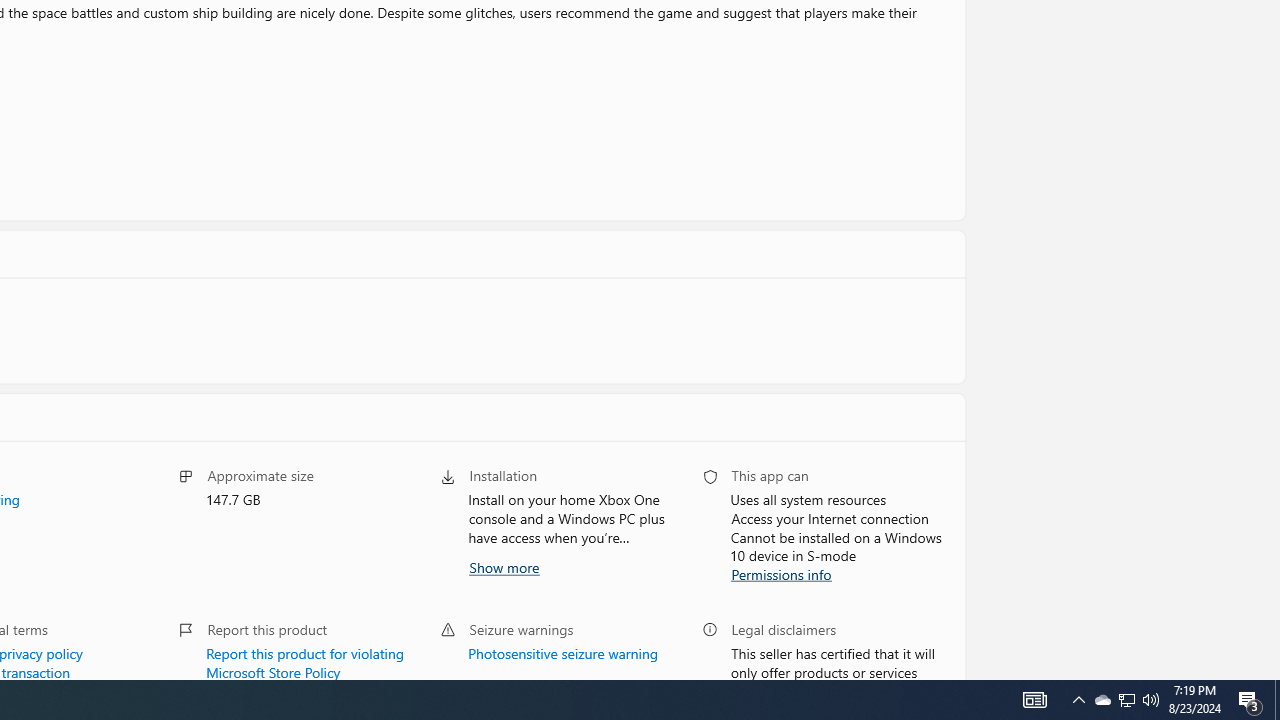 The height and width of the screenshot is (720, 1280). What do you see at coordinates (305, 660) in the screenshot?
I see `'Report this product for violating Microsoft Store Policy'` at bounding box center [305, 660].